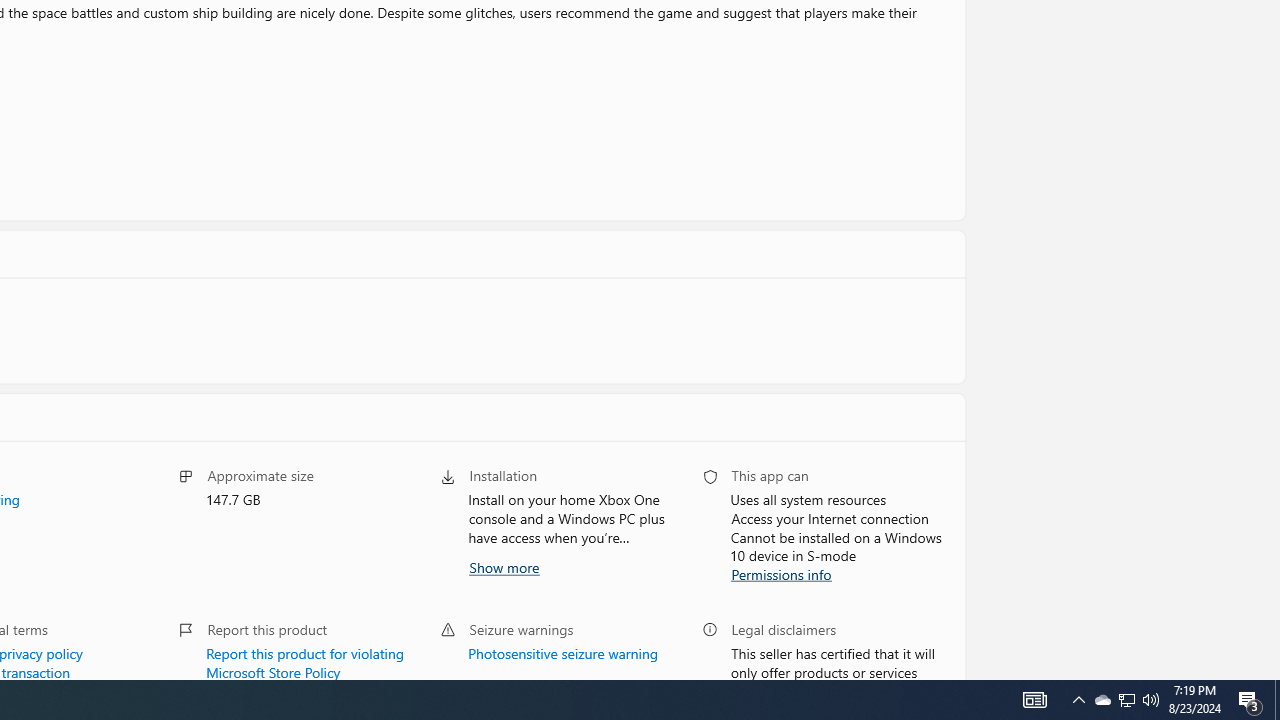 The height and width of the screenshot is (720, 1280). What do you see at coordinates (305, 660) in the screenshot?
I see `'Report this product for violating Microsoft Store Policy'` at bounding box center [305, 660].